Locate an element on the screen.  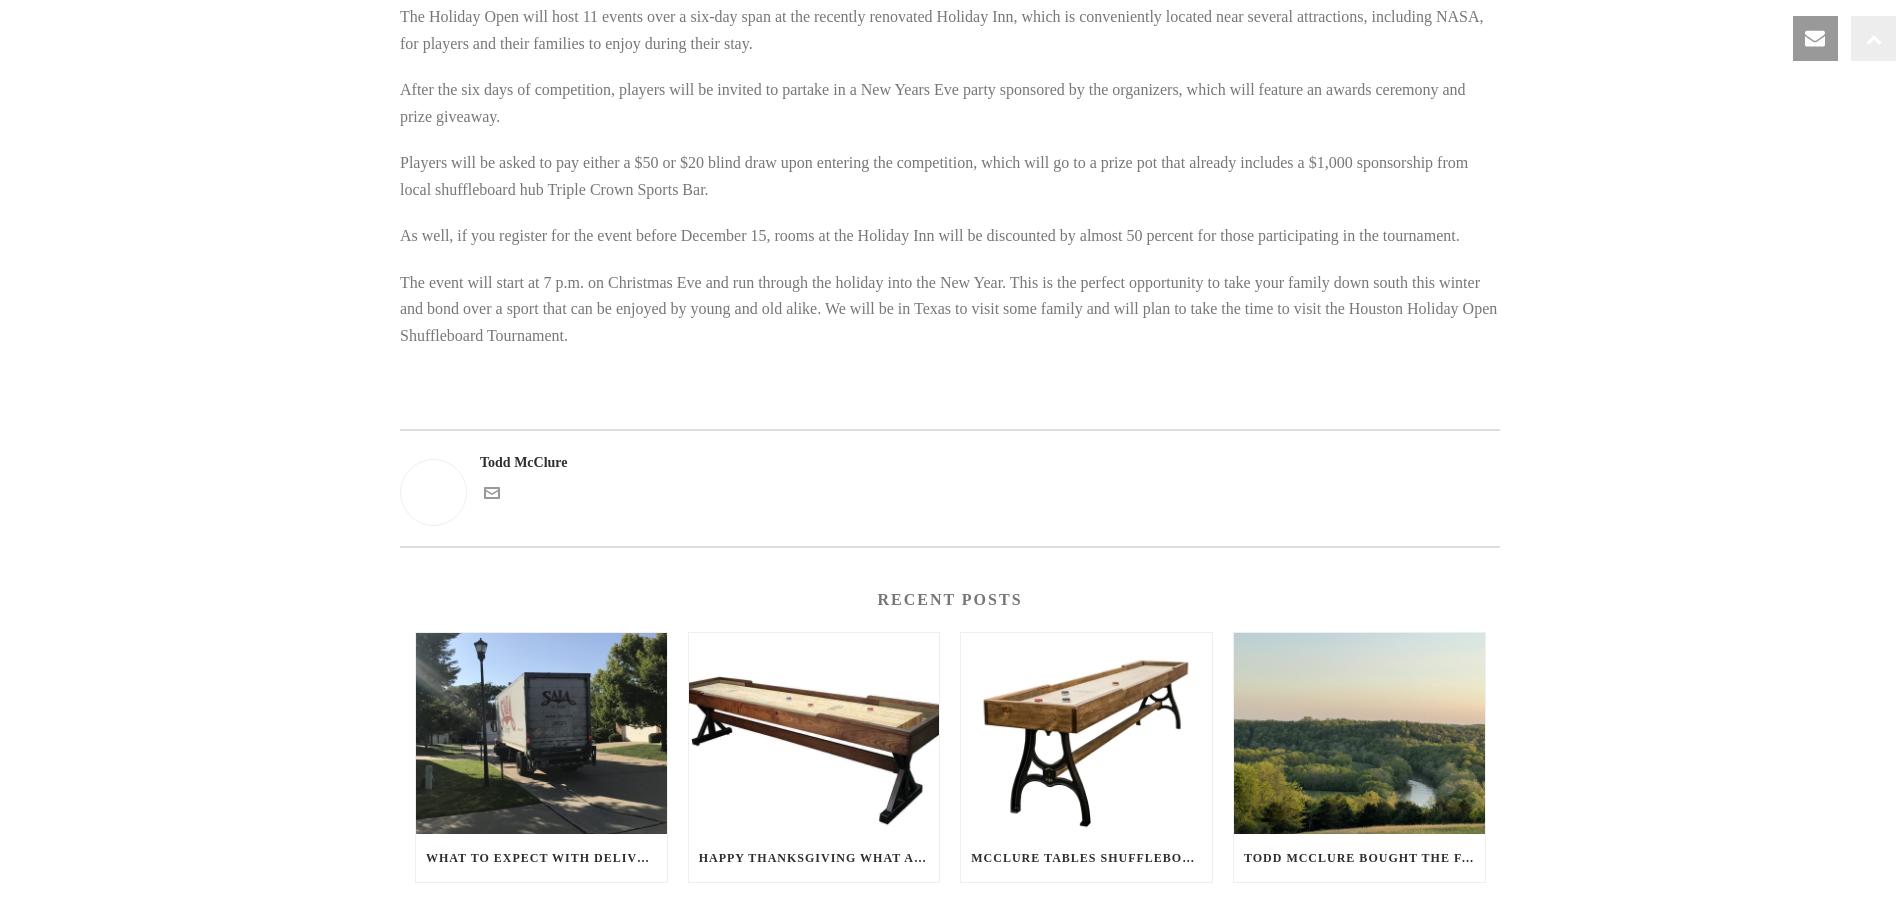
'After the six days of competition, players will be invited to partake in a New Years Eve party sponsored by the organizers, which will feature an awards ceremony and prize giveaway.' is located at coordinates (398, 102).